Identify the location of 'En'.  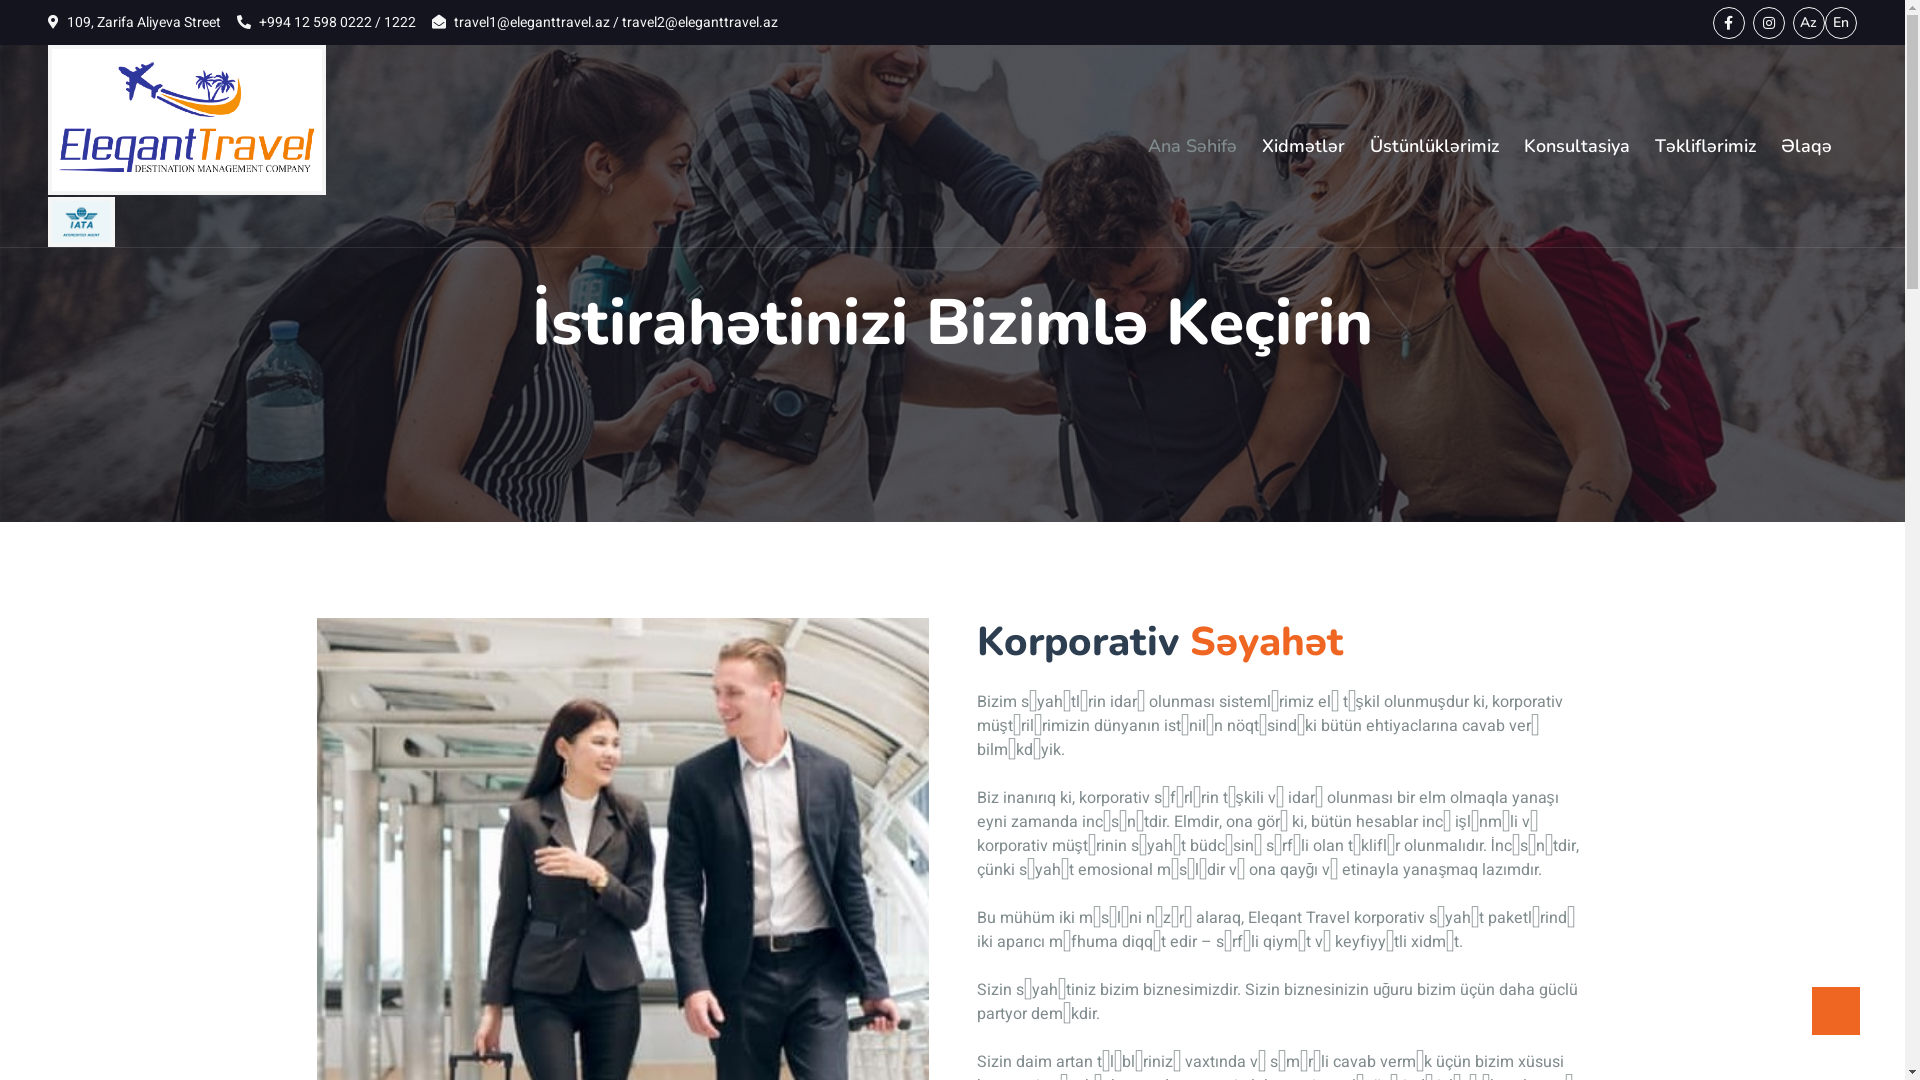
(1840, 22).